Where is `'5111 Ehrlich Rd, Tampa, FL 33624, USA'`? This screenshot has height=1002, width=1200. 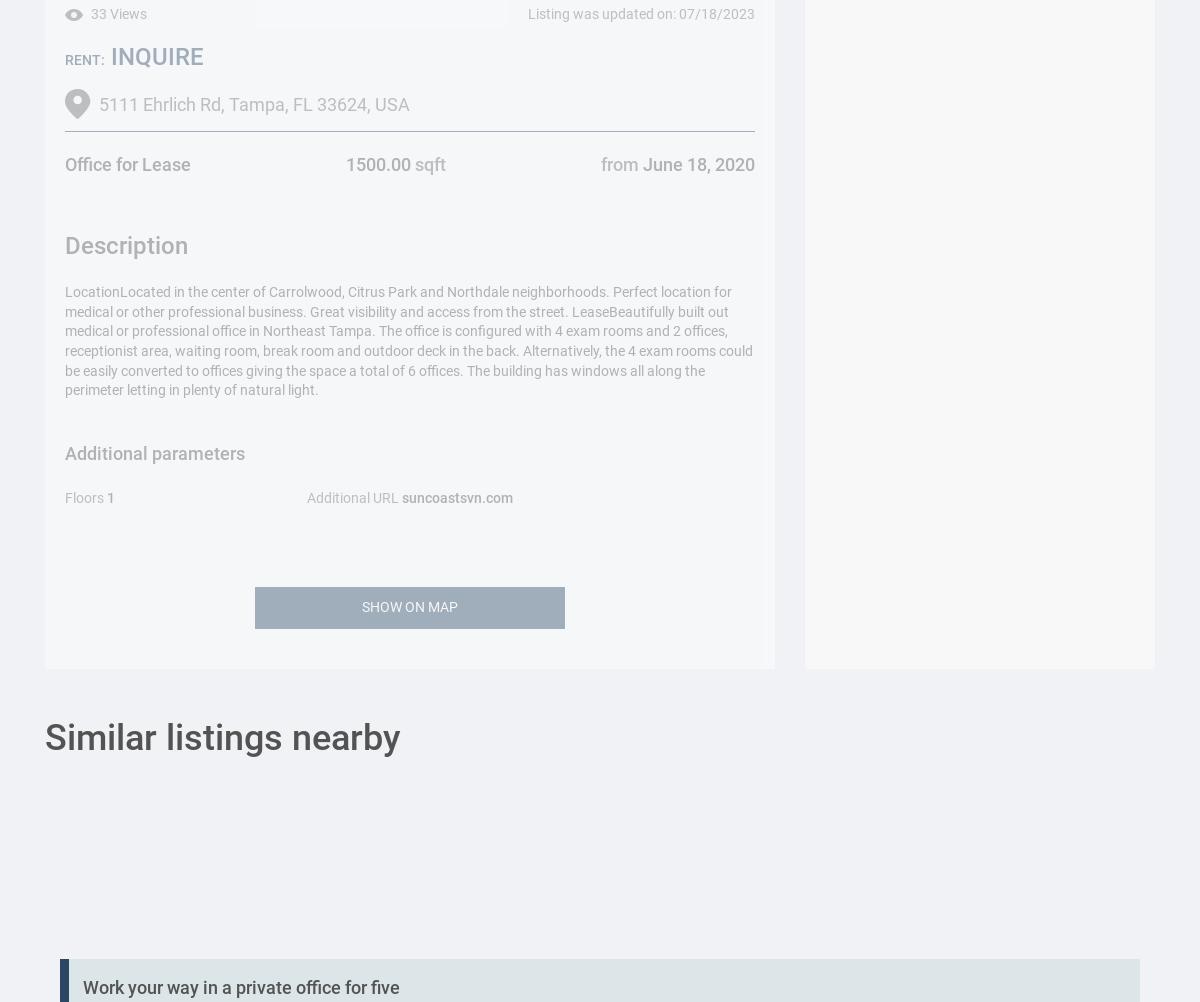 '5111 Ehrlich Rd, Tampa, FL 33624, USA' is located at coordinates (253, 102).